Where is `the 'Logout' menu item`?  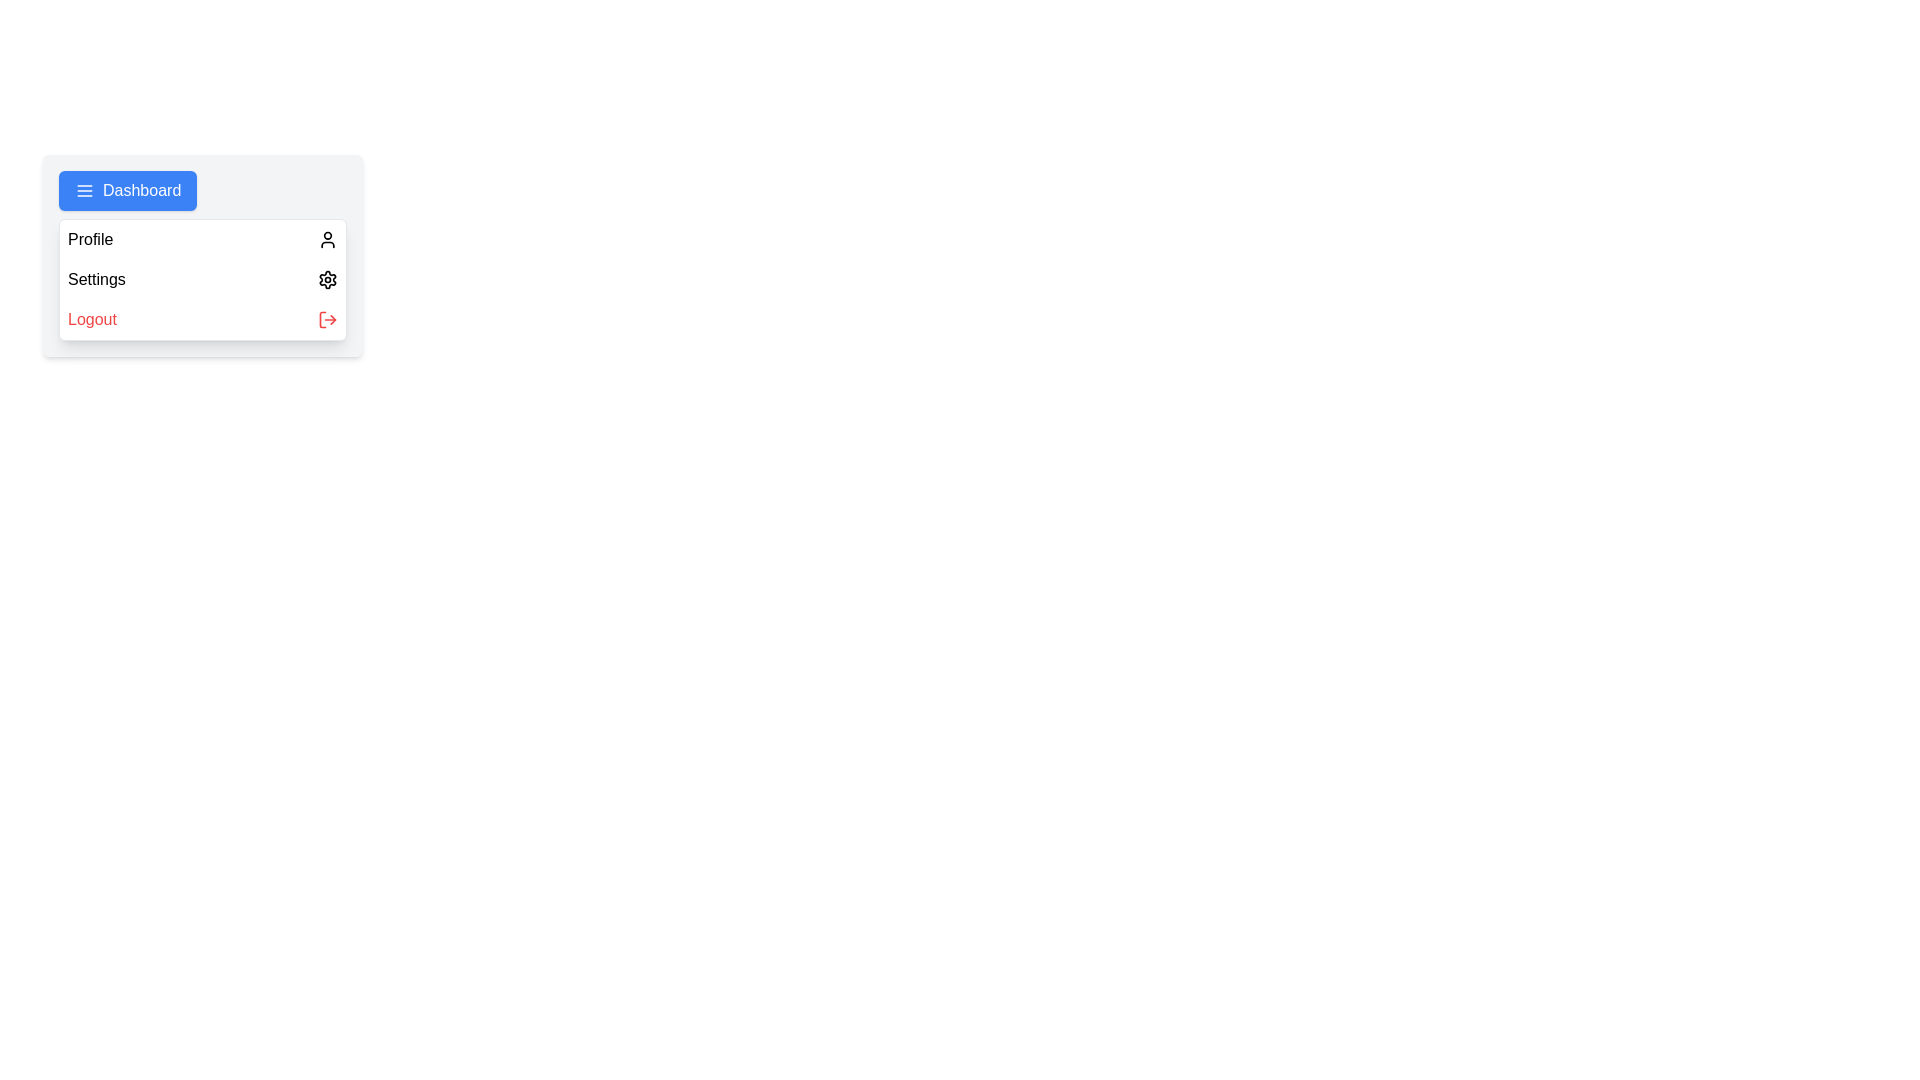
the 'Logout' menu item is located at coordinates (202, 319).